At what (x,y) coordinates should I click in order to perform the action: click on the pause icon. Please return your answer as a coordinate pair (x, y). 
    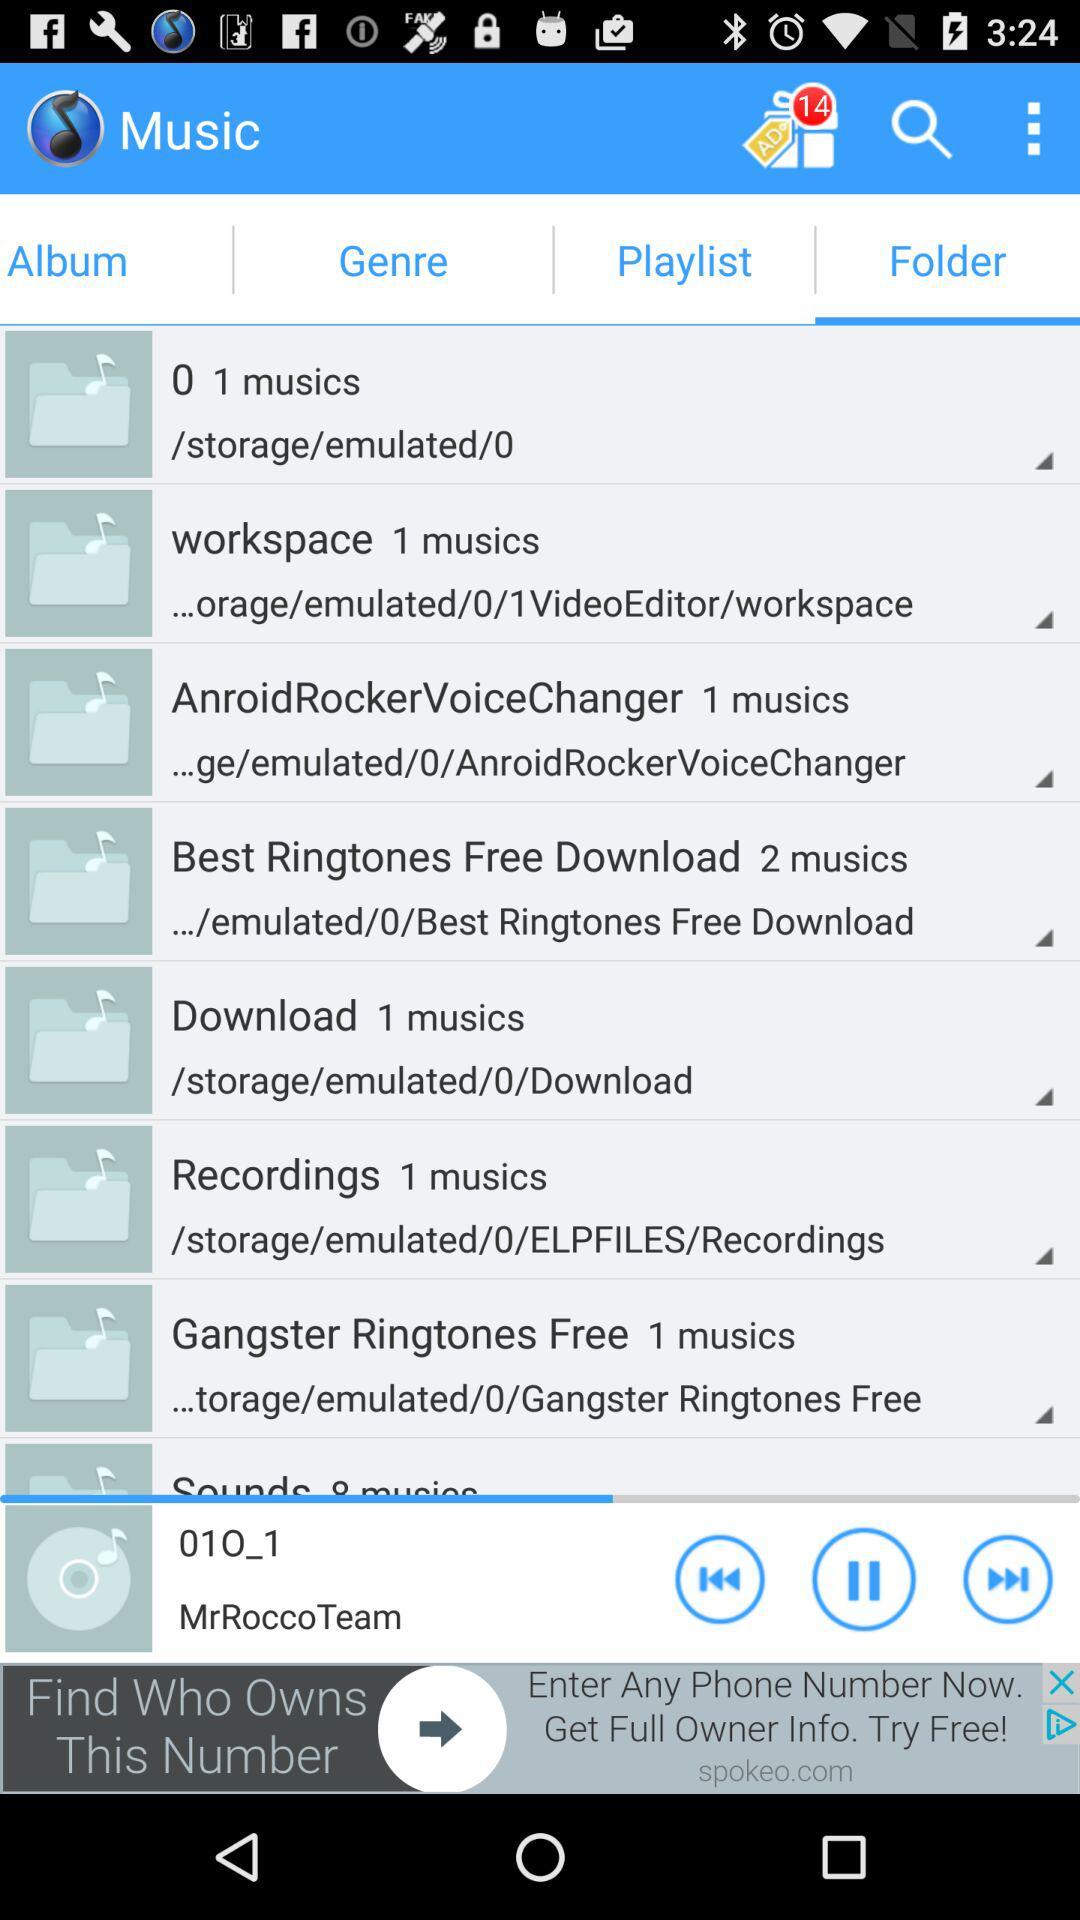
    Looking at the image, I should click on (863, 1688).